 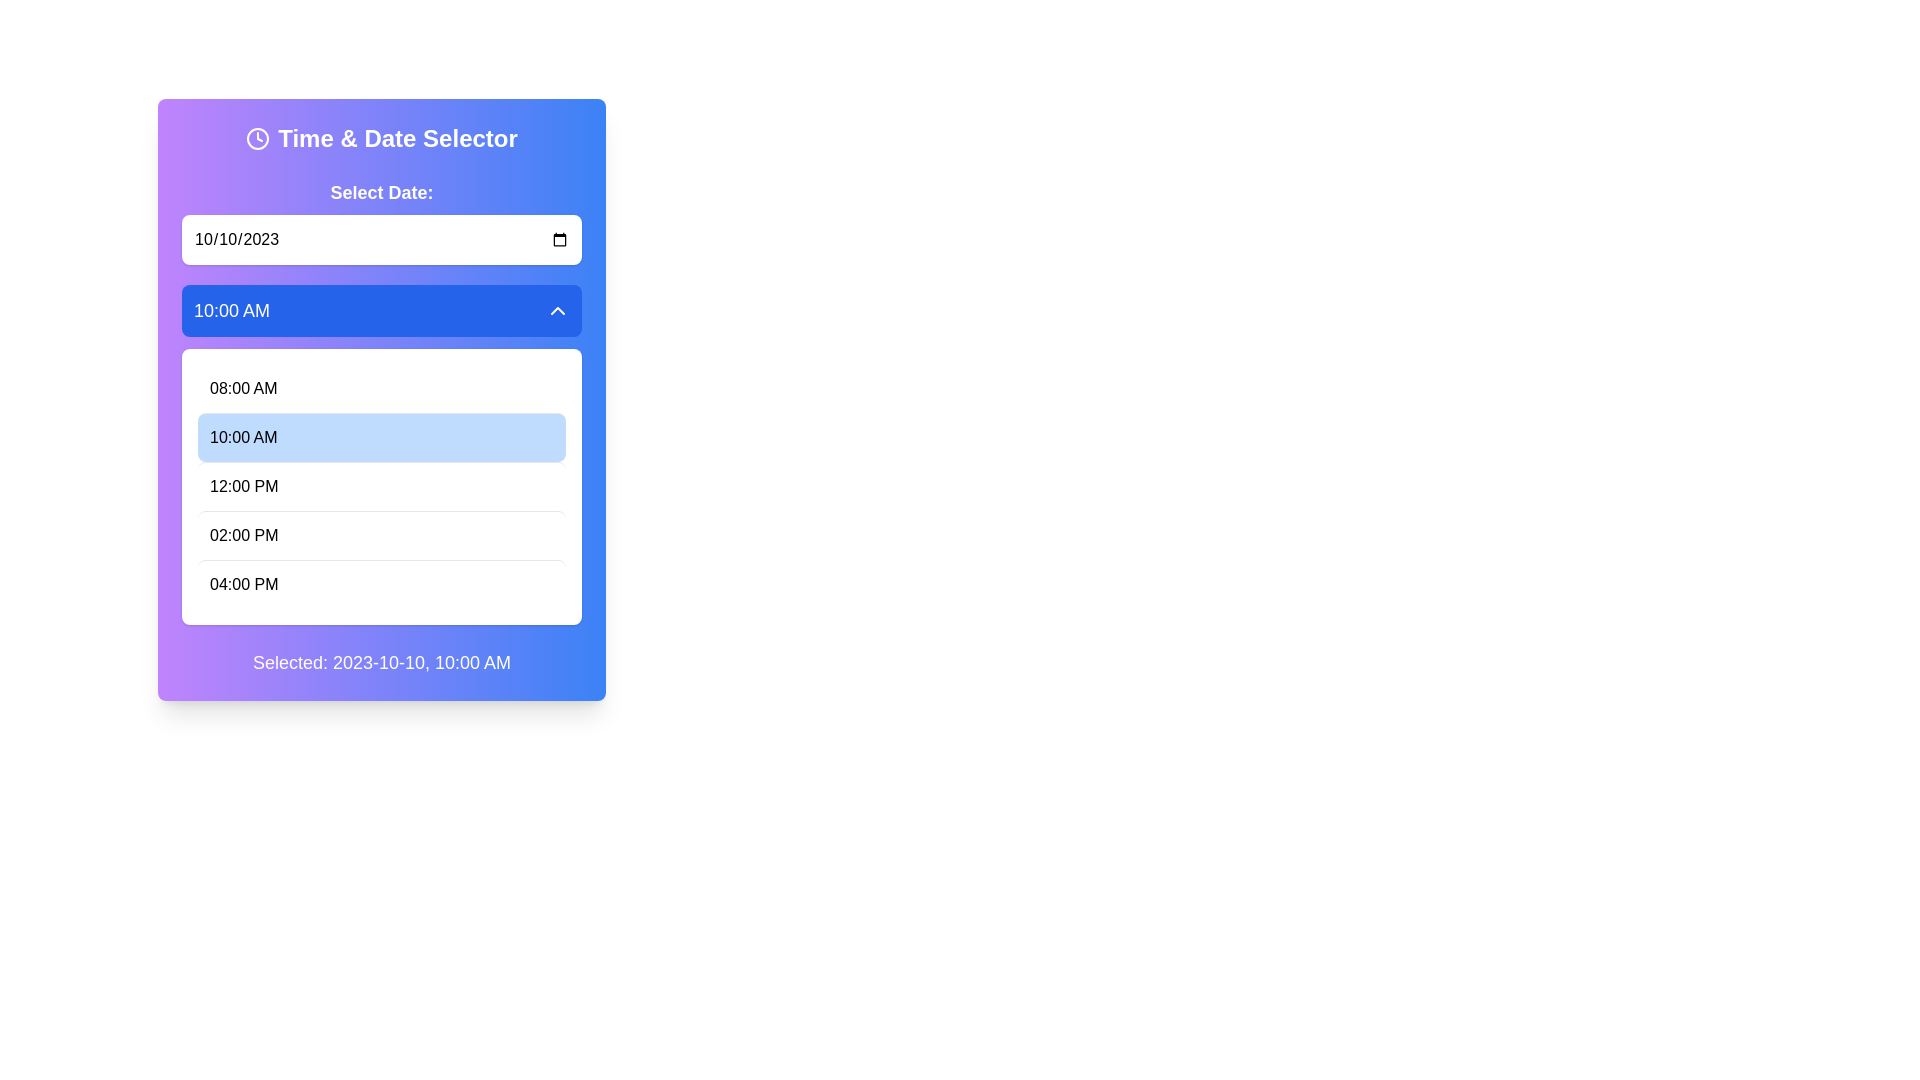 What do you see at coordinates (382, 455) in the screenshot?
I see `the time option in the dropdown menu located between '08:00 AM' and '12:00 PM'` at bounding box center [382, 455].